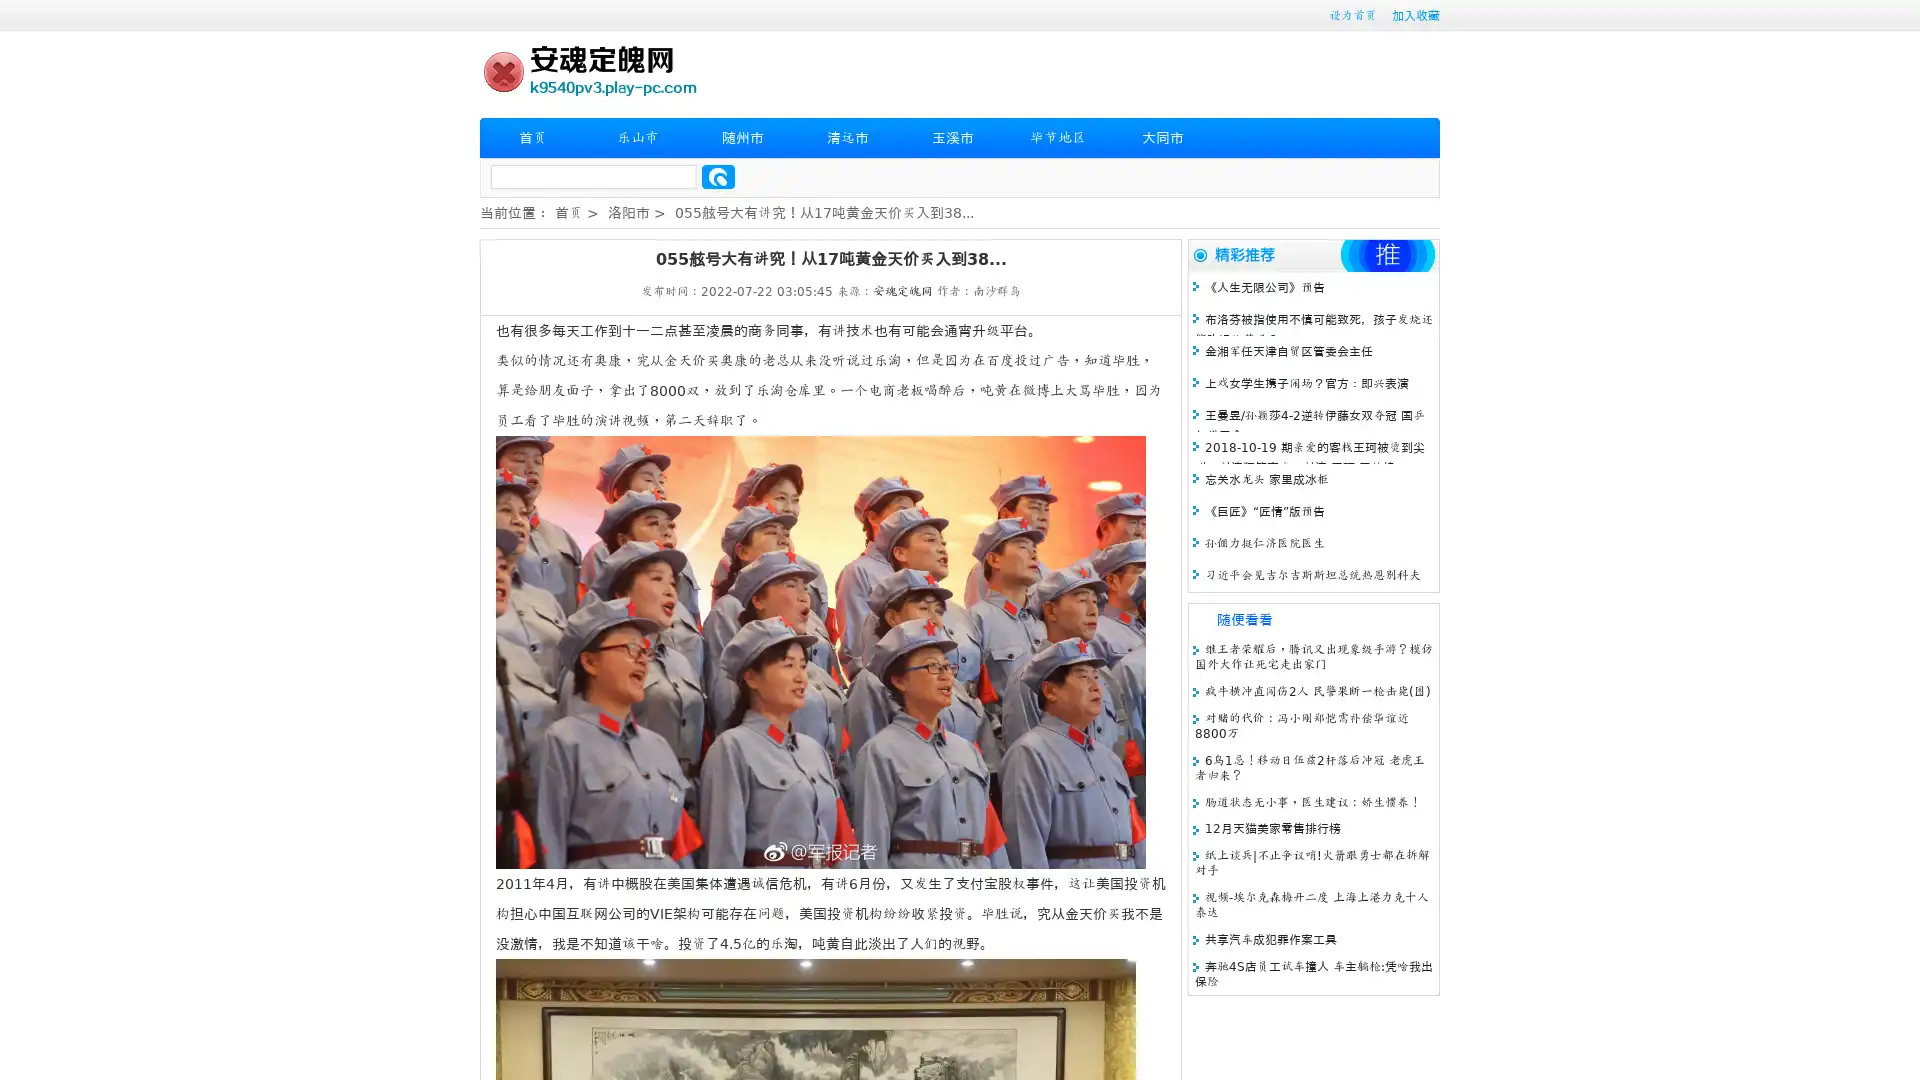 This screenshot has width=1920, height=1080. Describe the element at coordinates (718, 176) in the screenshot. I see `Search` at that location.